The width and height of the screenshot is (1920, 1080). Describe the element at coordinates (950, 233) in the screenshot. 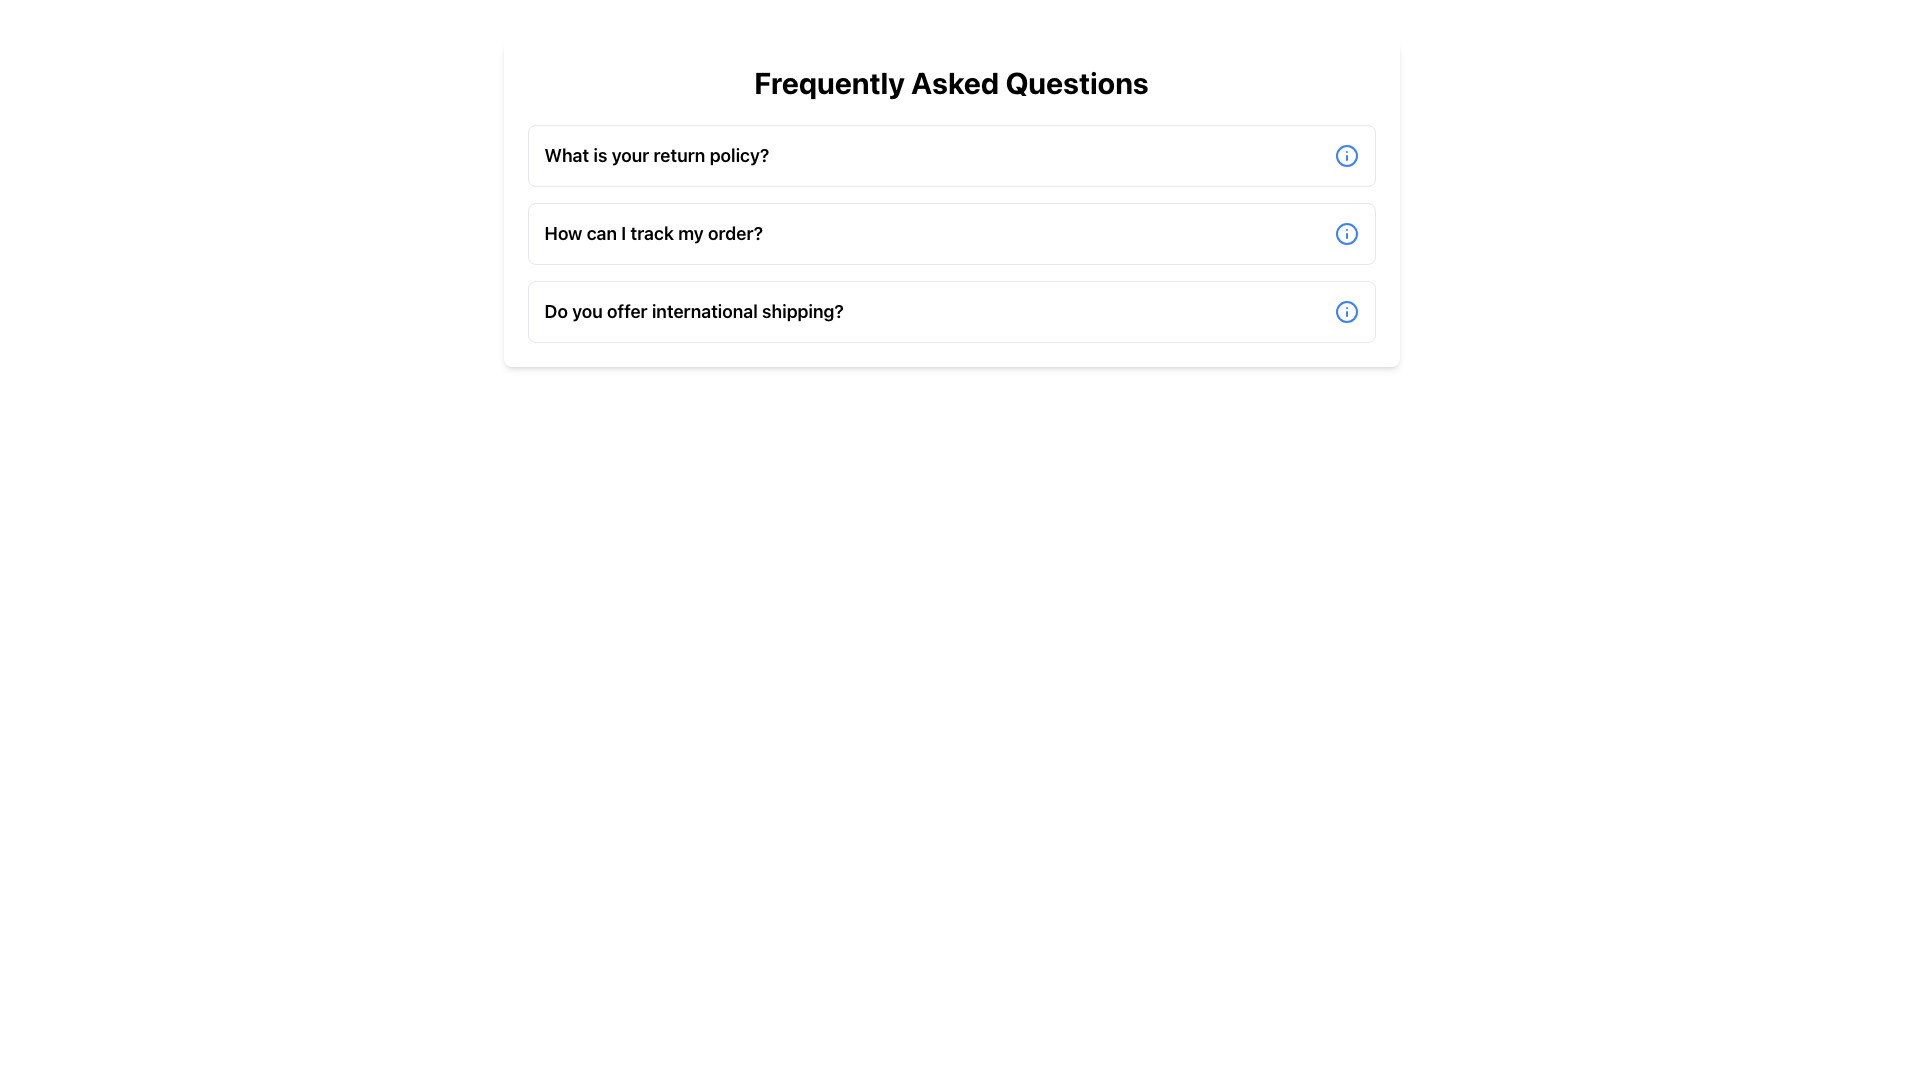

I see `the interactive list item displaying 'How can I track my order?'` at that location.